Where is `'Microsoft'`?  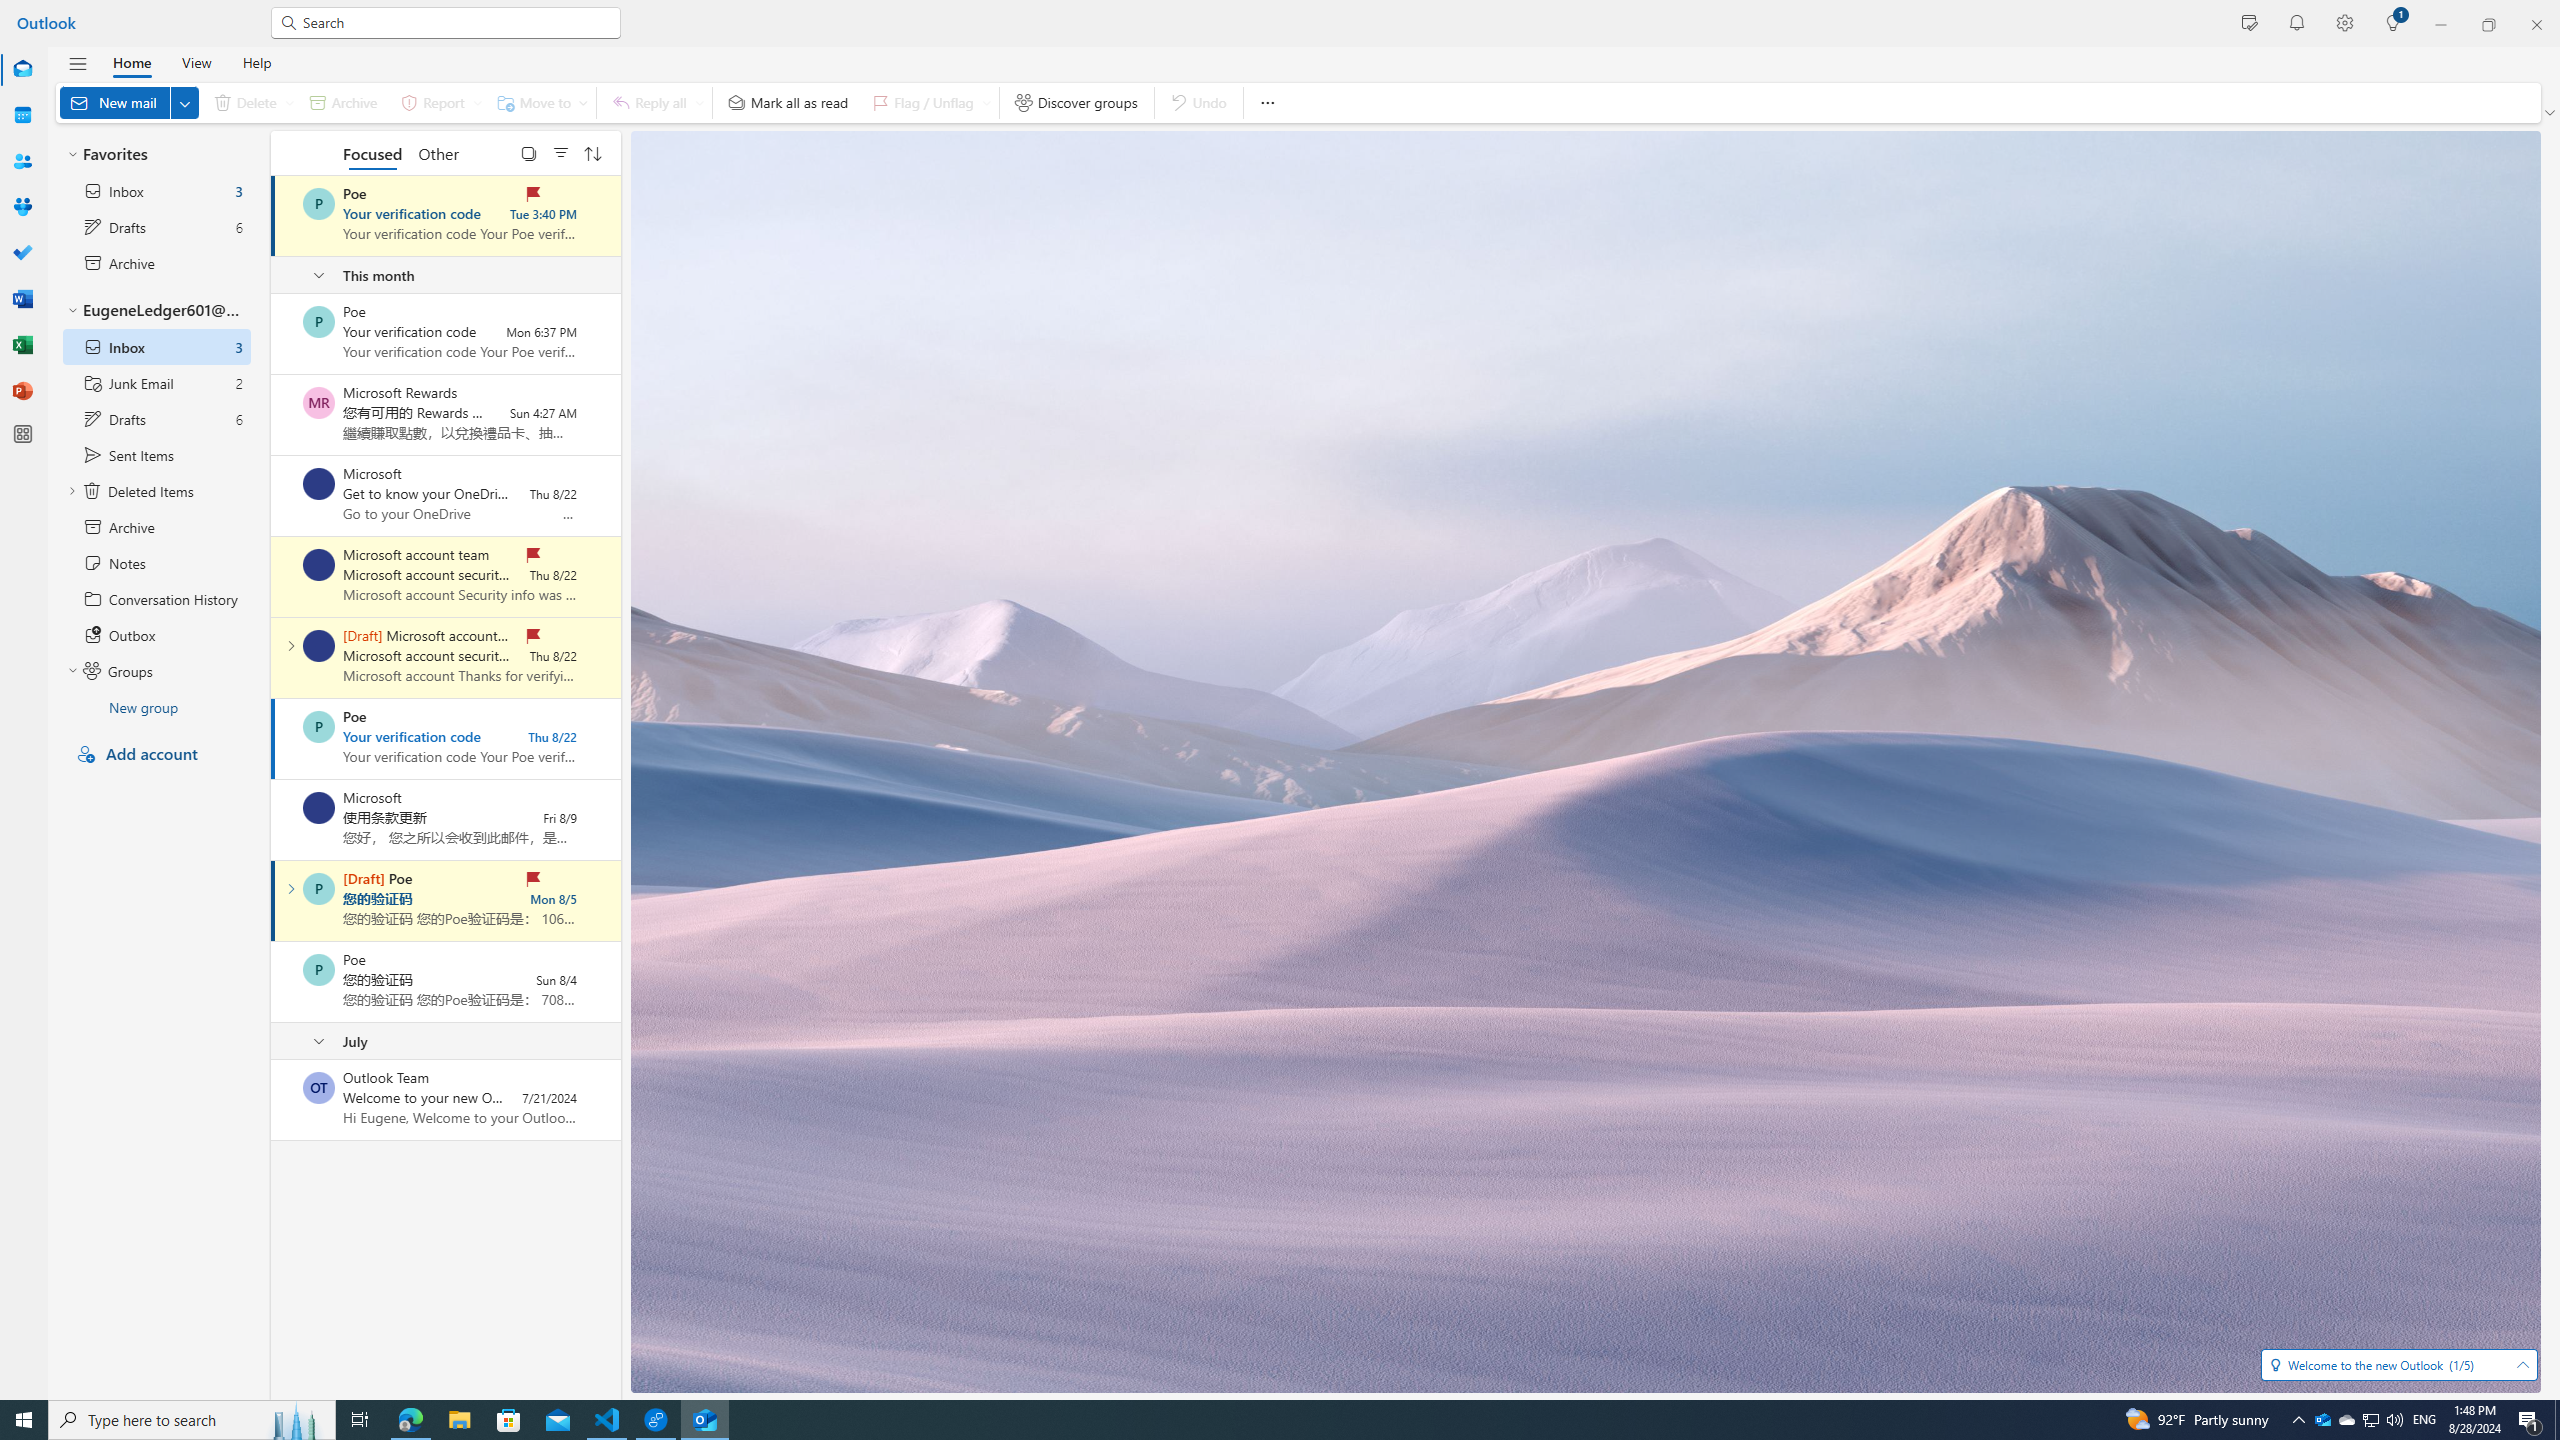
'Microsoft' is located at coordinates (317, 807).